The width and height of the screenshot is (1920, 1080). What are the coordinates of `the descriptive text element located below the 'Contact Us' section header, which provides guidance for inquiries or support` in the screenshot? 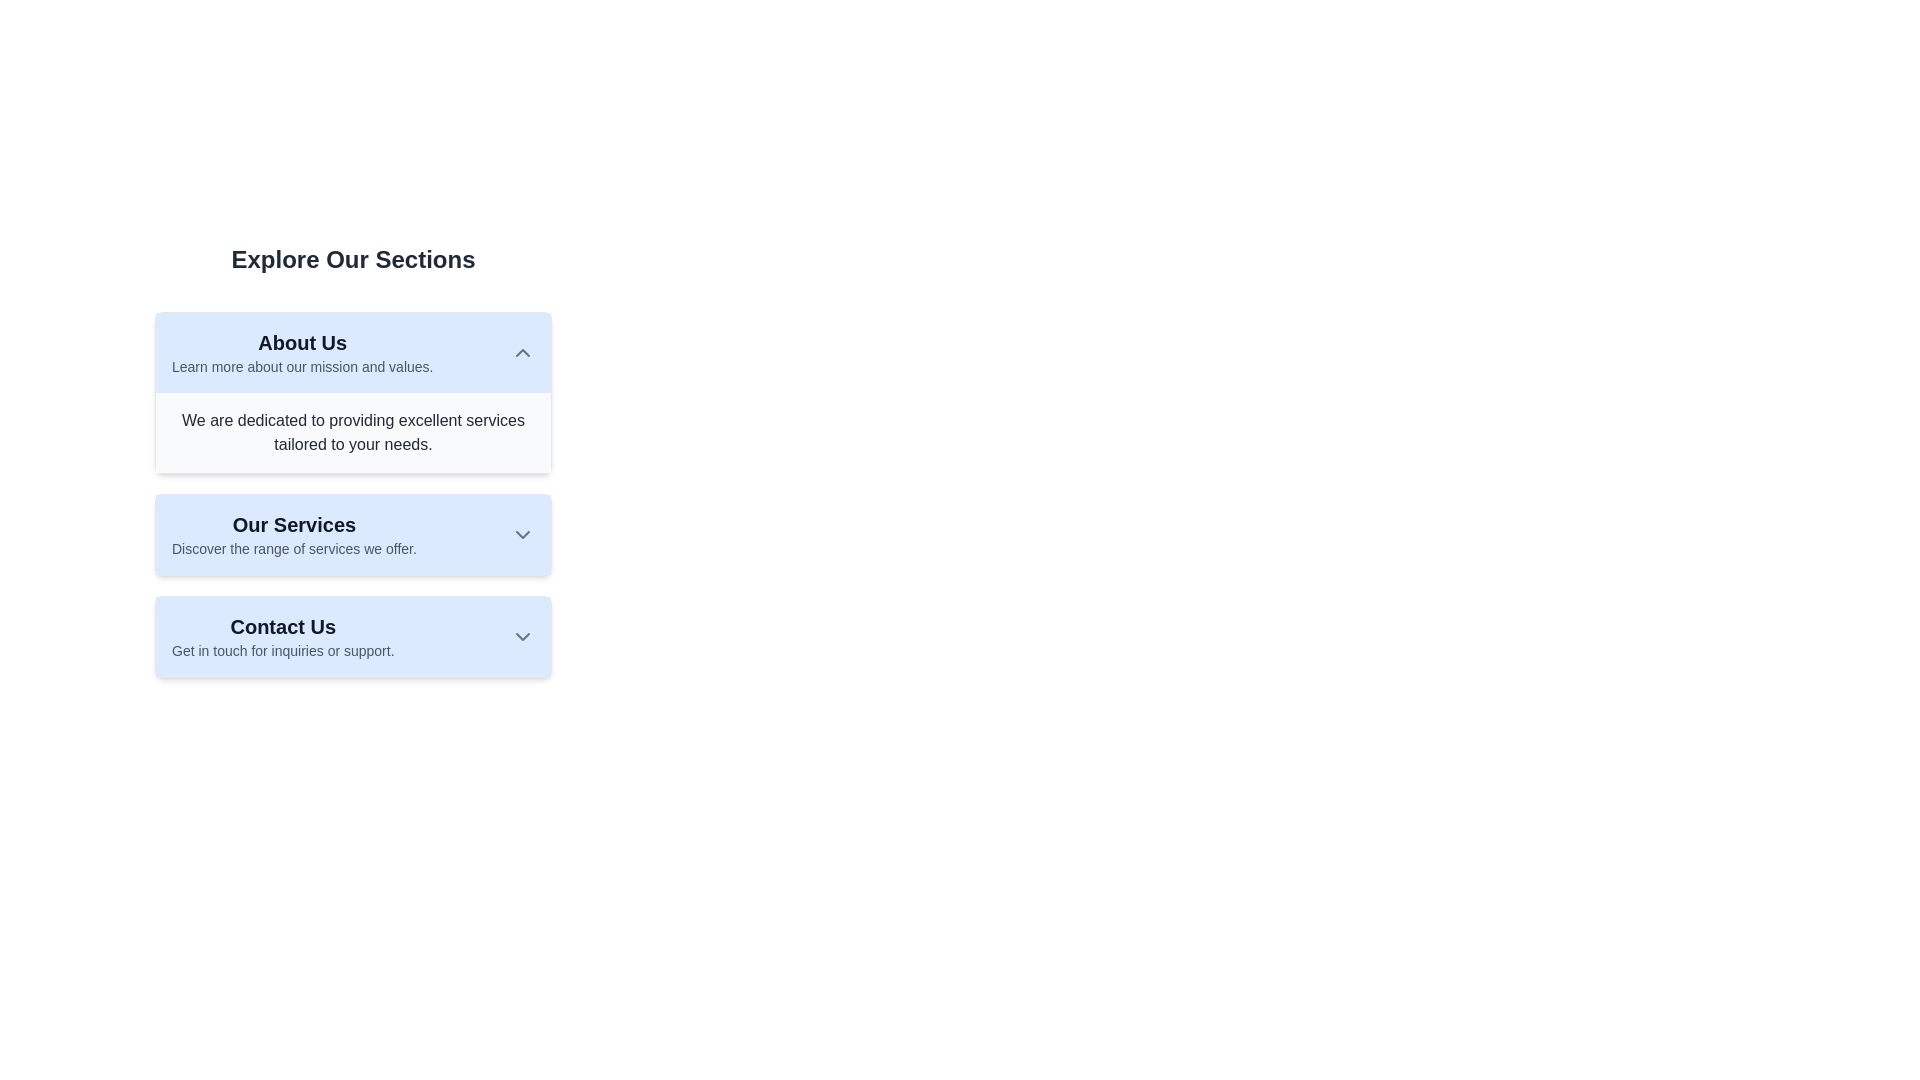 It's located at (282, 651).